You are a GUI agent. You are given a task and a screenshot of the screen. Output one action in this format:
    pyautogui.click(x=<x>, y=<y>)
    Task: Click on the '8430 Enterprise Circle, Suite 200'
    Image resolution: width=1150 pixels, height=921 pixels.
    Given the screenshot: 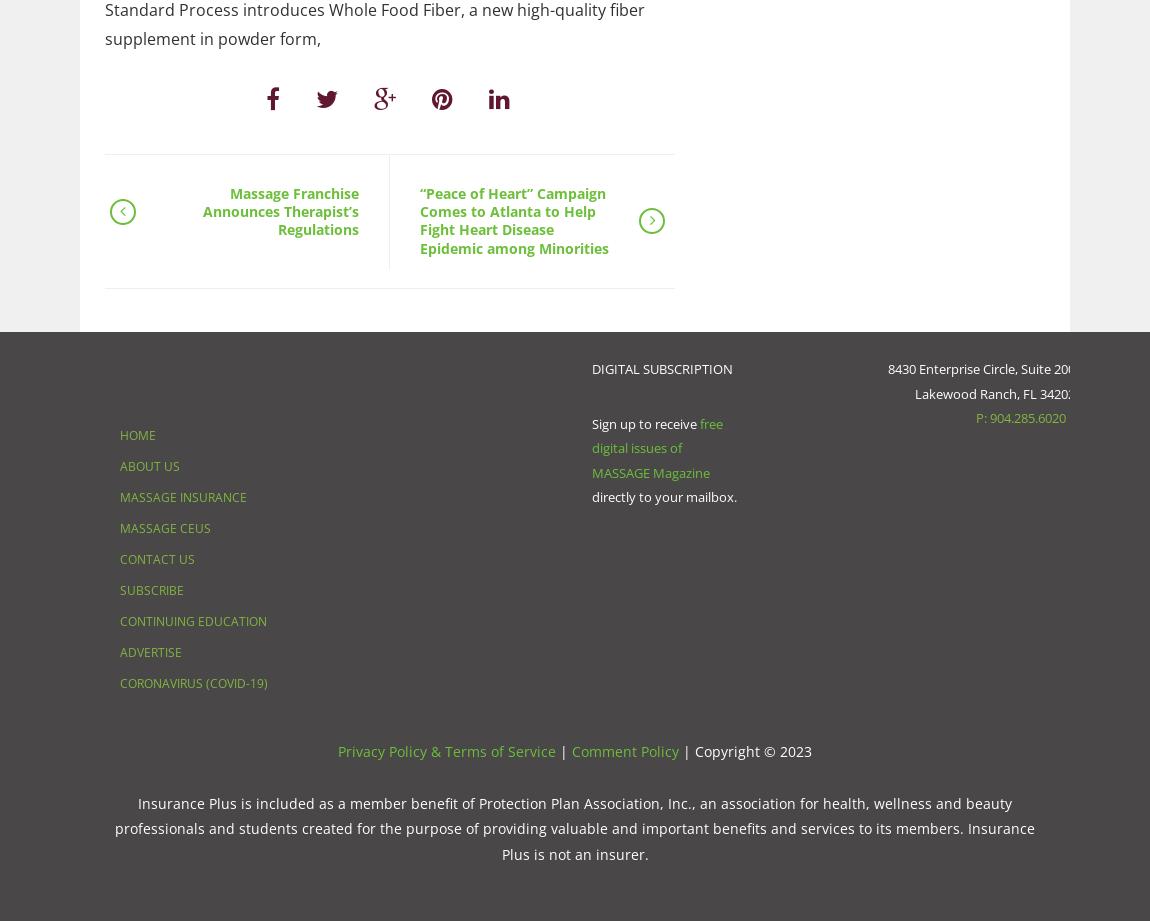 What is the action you would take?
    pyautogui.click(x=980, y=369)
    